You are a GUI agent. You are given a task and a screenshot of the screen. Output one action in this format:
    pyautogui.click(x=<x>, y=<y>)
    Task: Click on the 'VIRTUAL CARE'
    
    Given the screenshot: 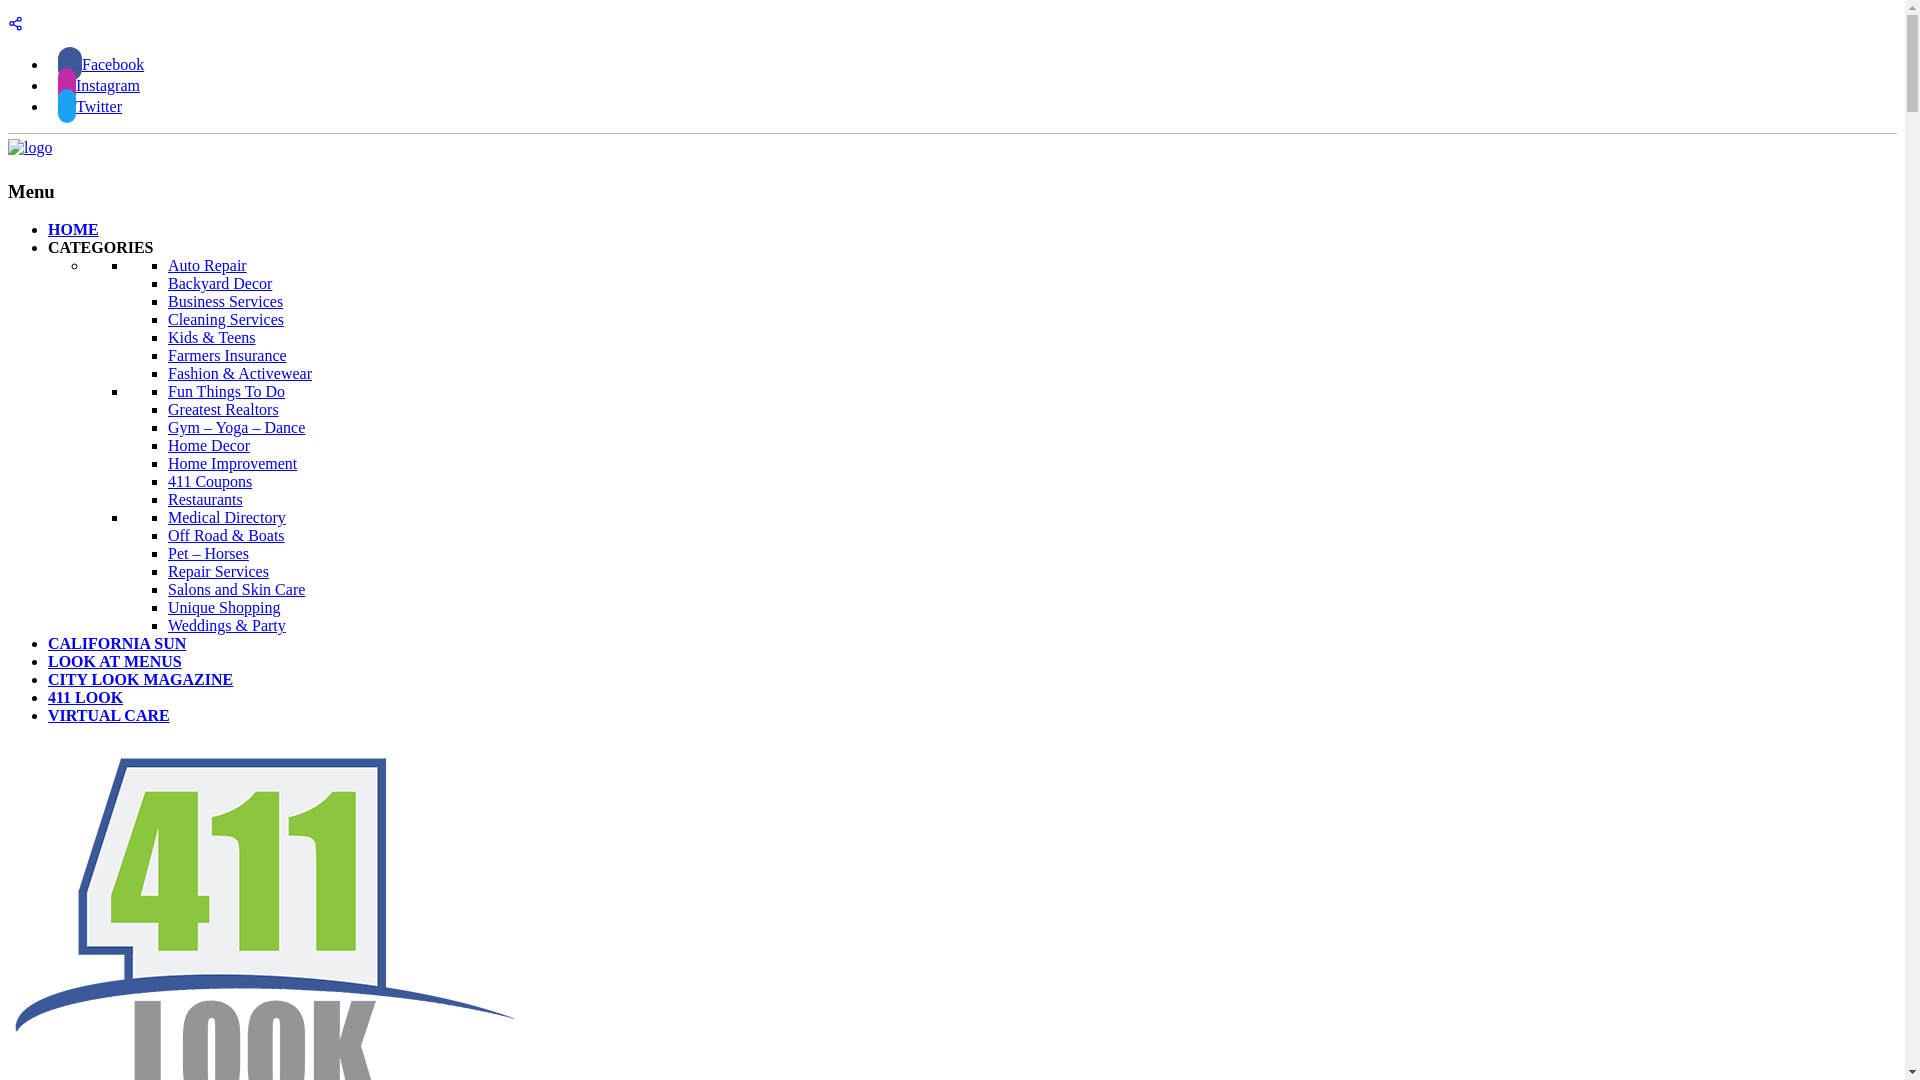 What is the action you would take?
    pyautogui.click(x=108, y=714)
    